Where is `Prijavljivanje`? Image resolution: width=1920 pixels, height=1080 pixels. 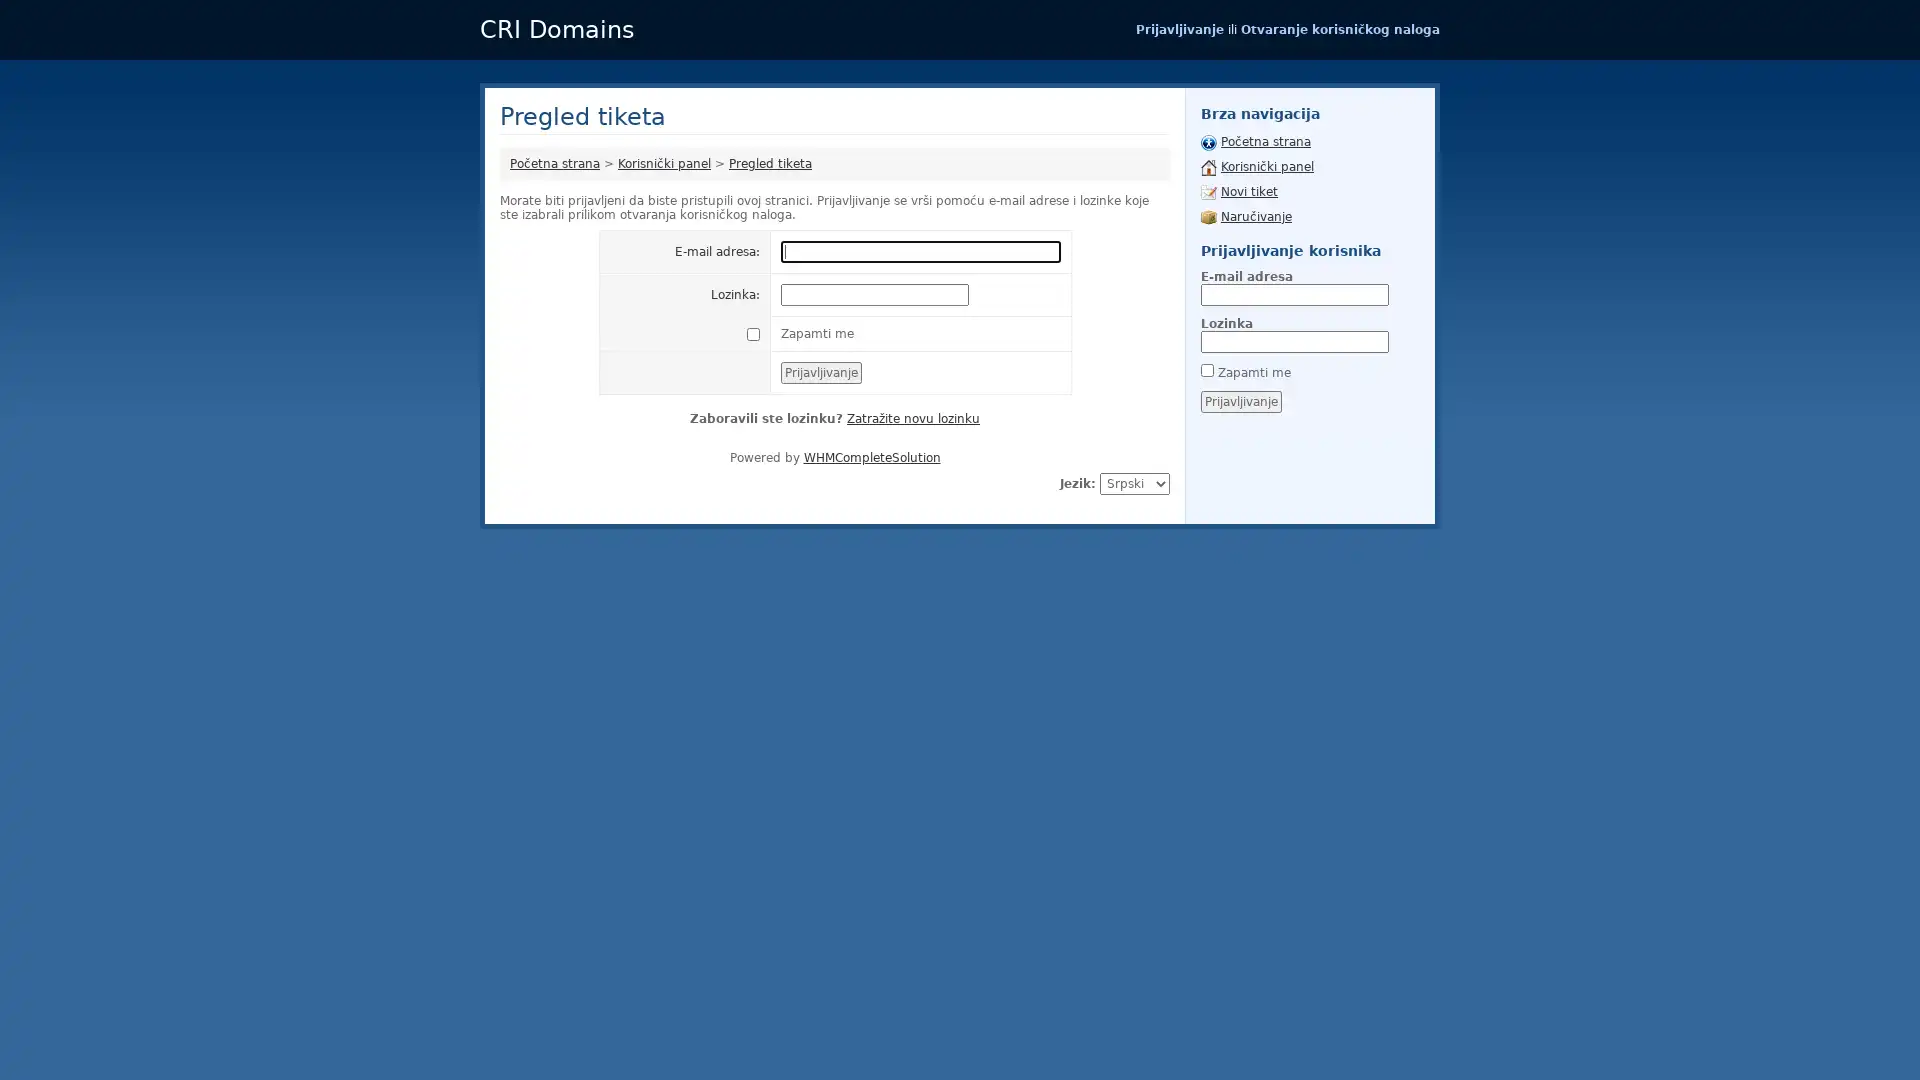
Prijavljivanje is located at coordinates (1240, 401).